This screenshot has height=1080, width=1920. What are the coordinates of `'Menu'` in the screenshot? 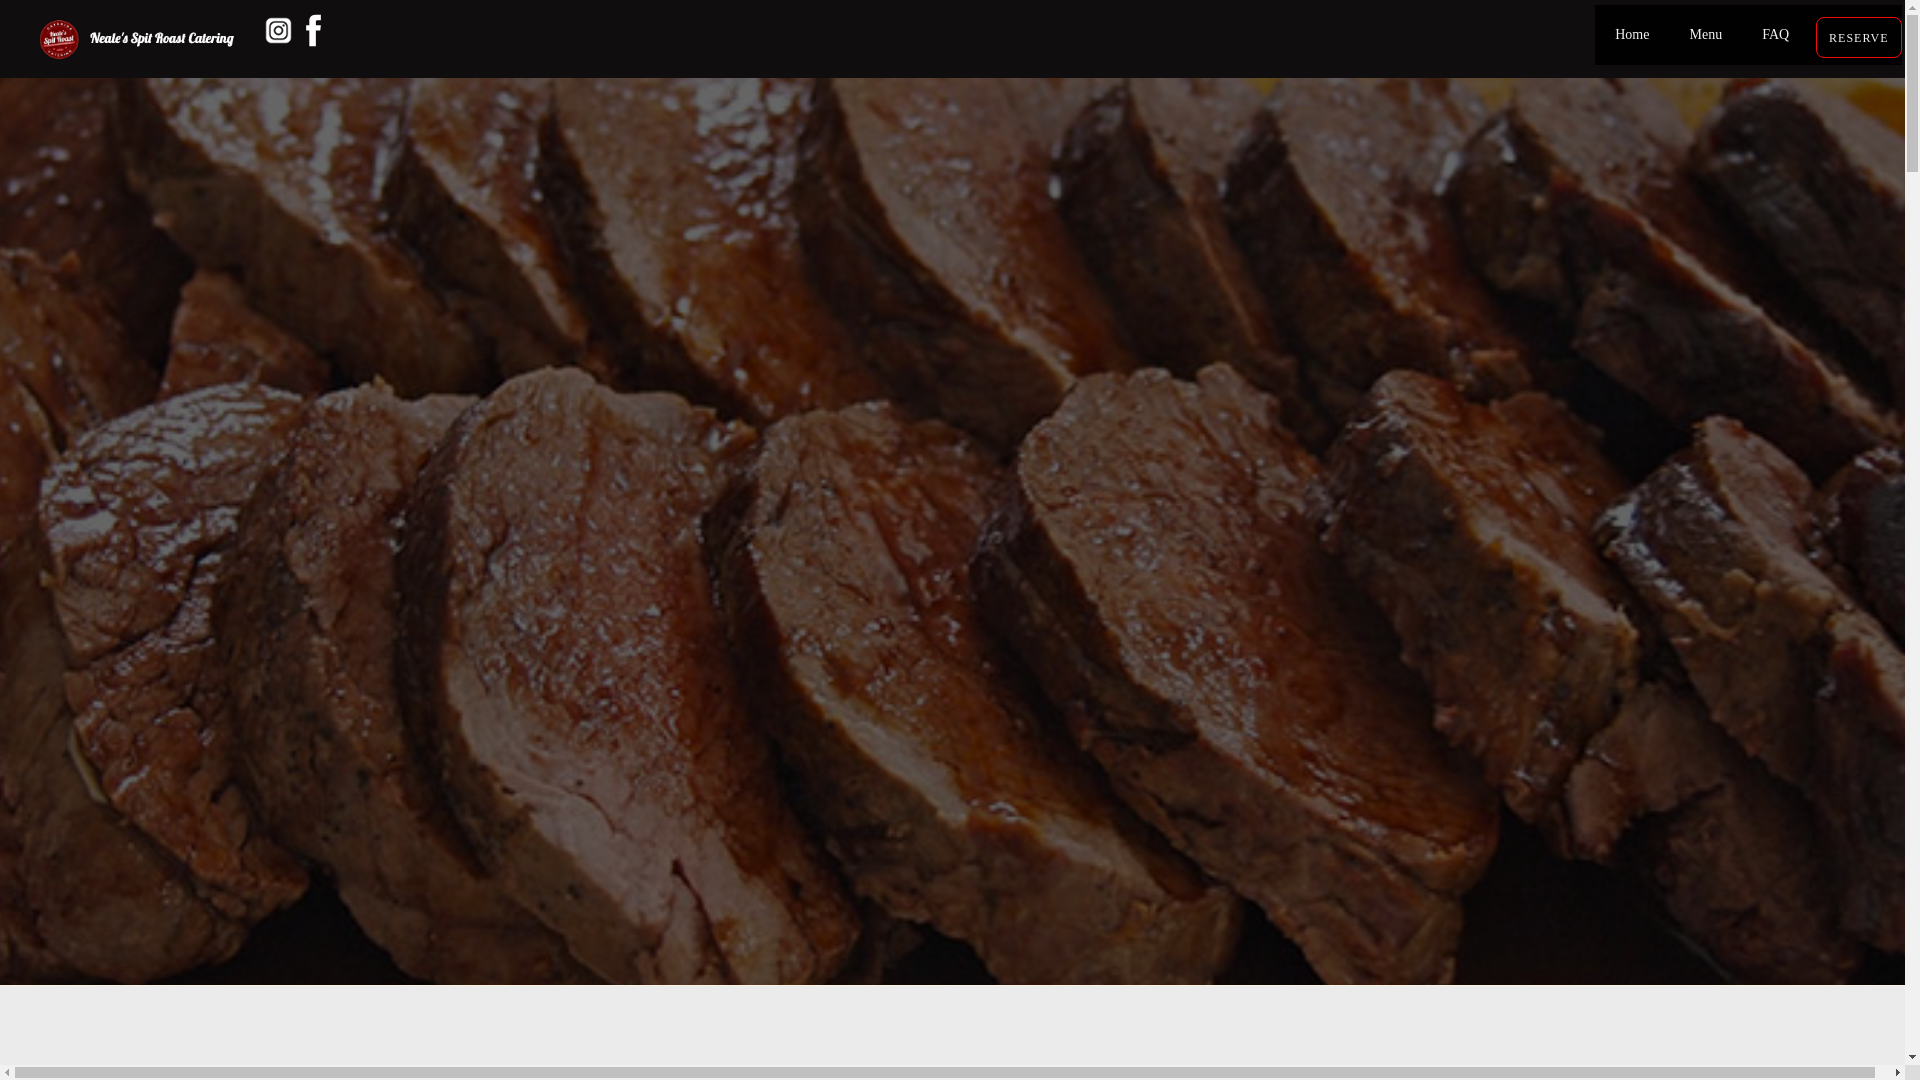 It's located at (1704, 34).